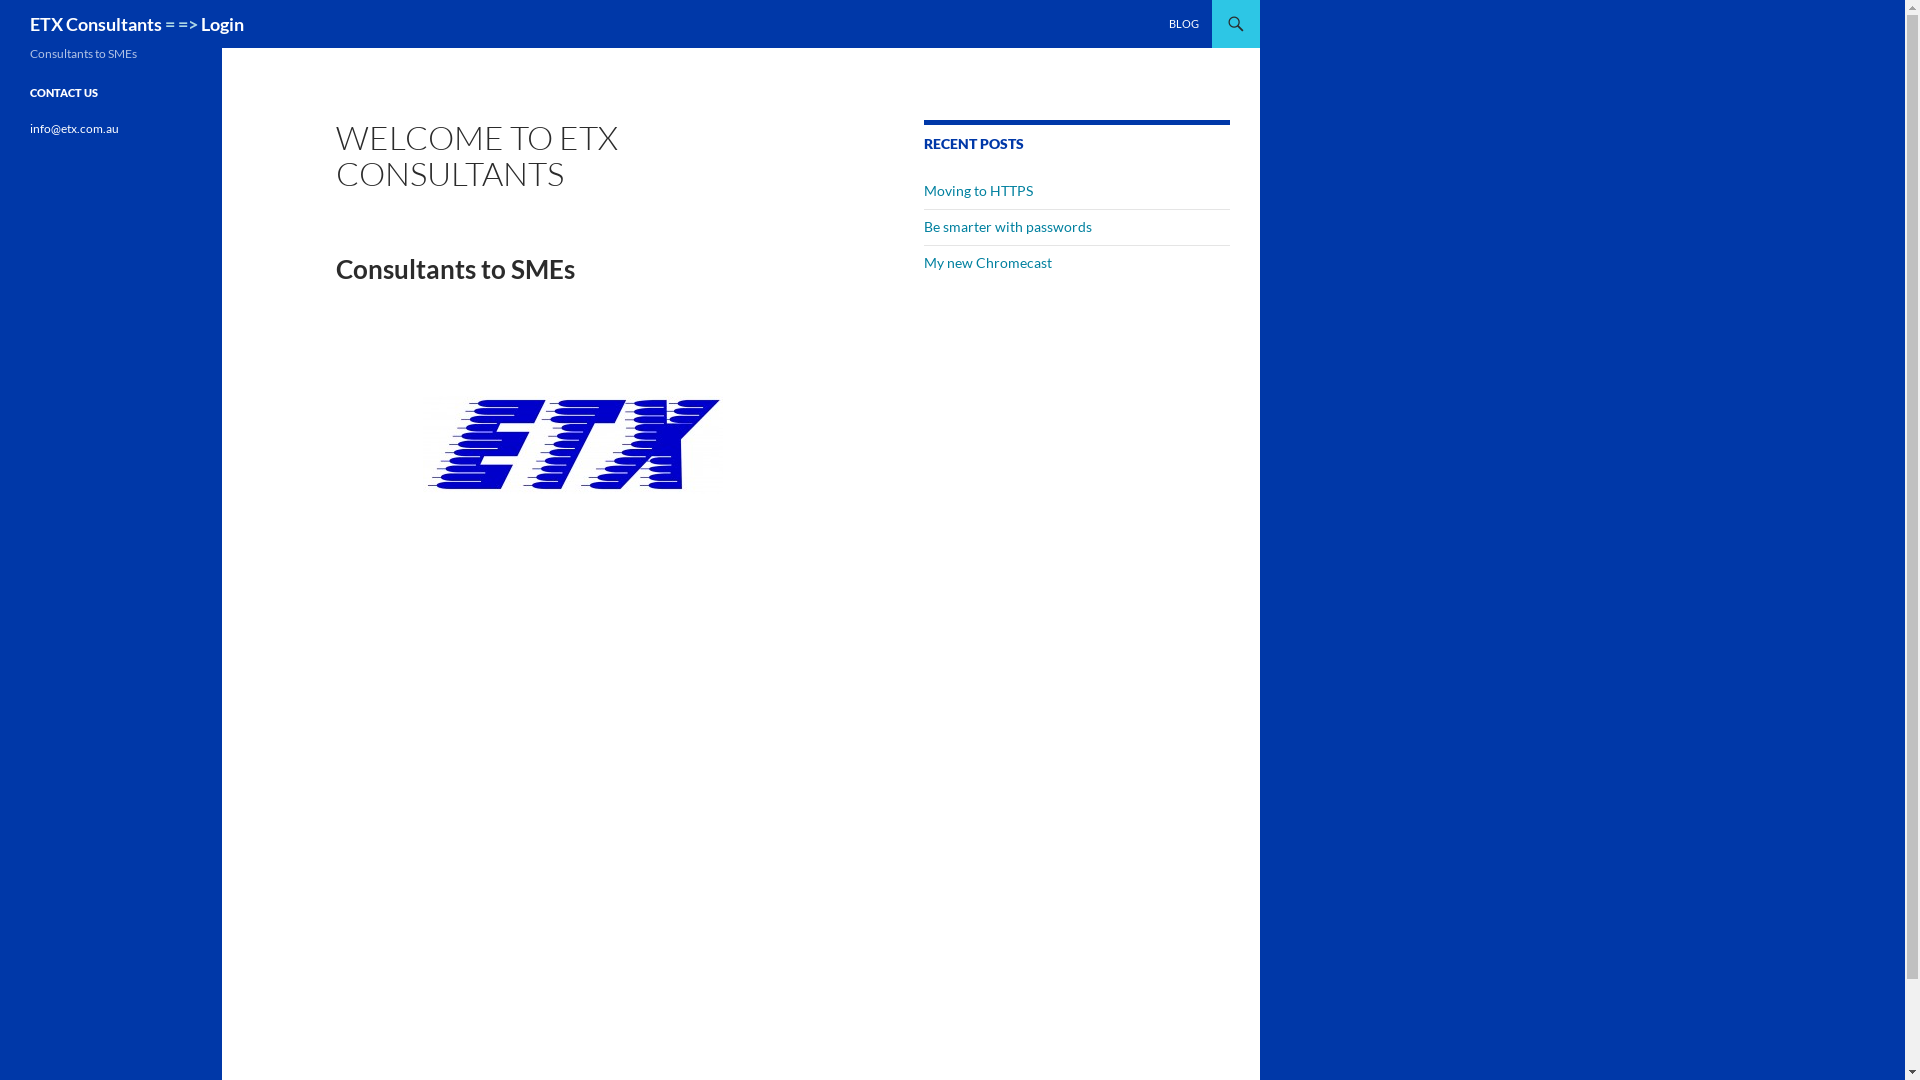 The image size is (1920, 1080). I want to click on 'BLOG', so click(1184, 23).